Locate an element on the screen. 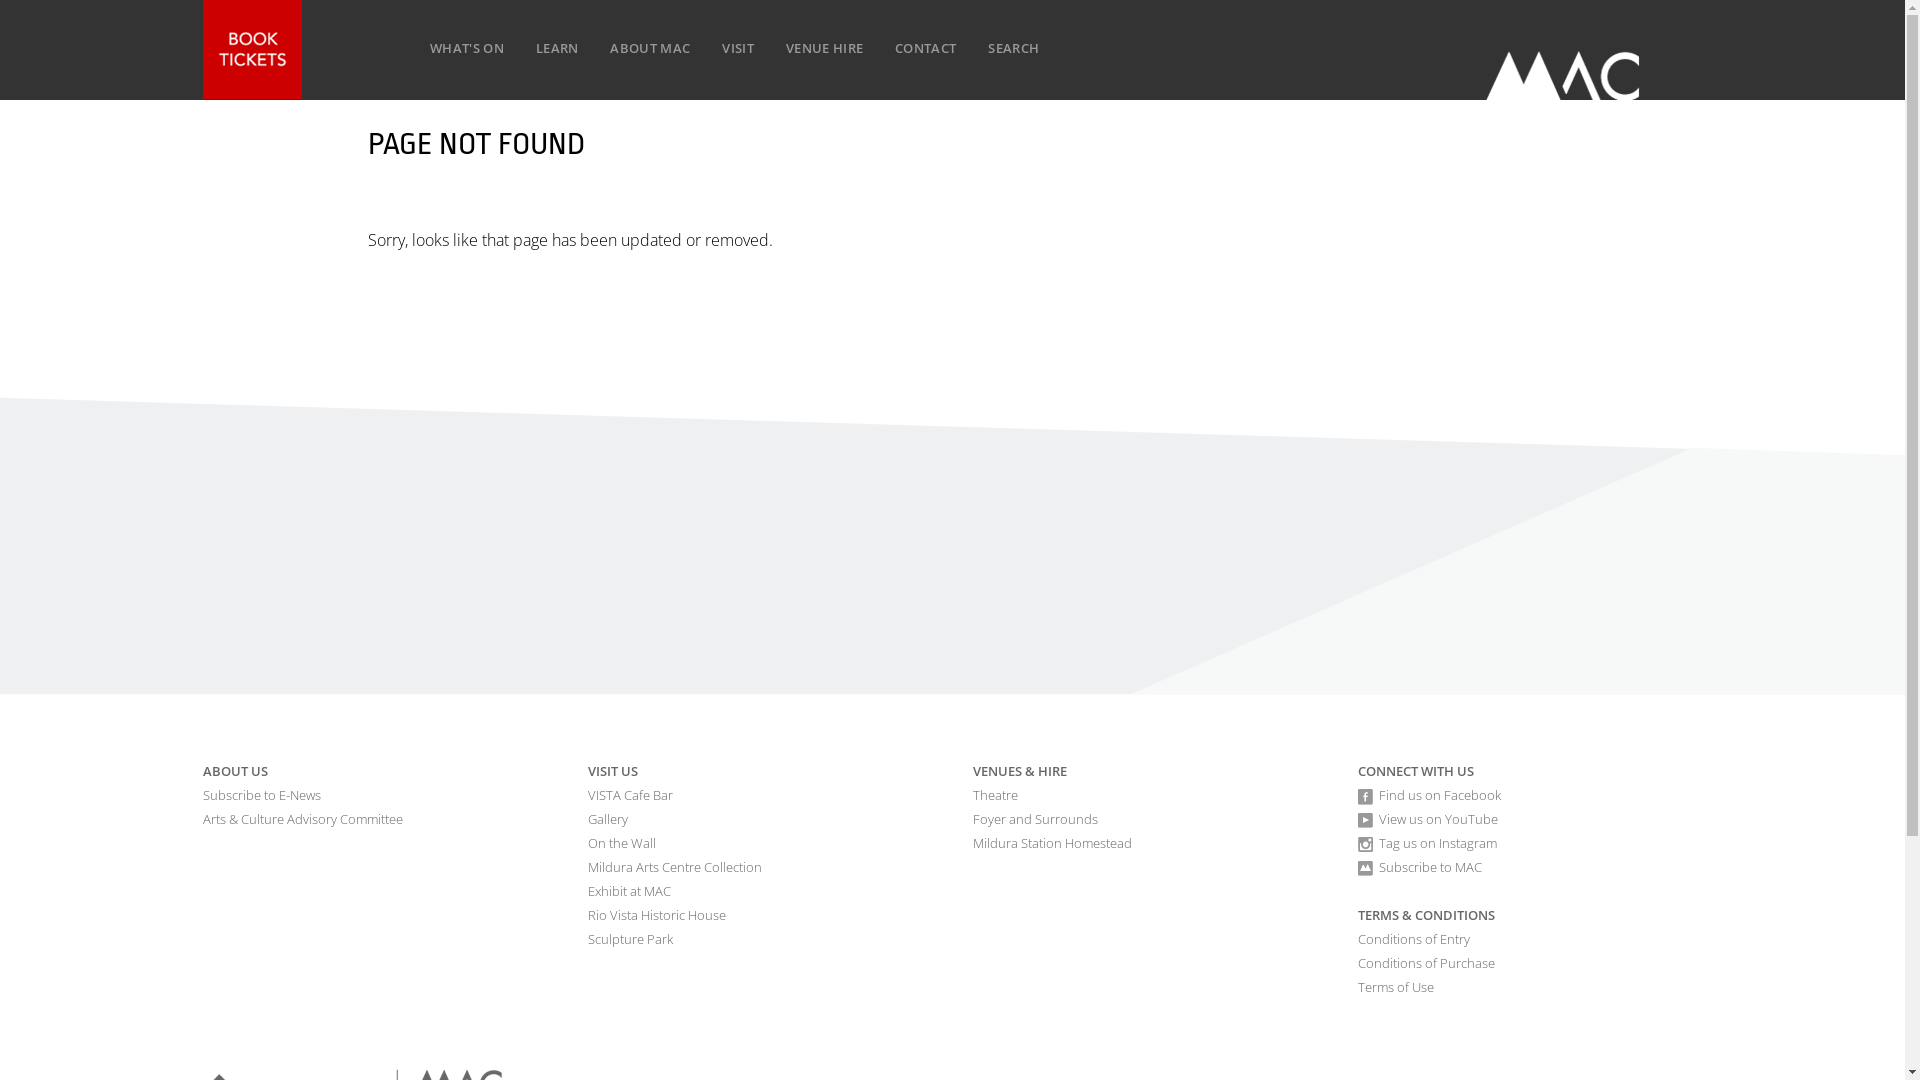  'Terms of Use' is located at coordinates (1358, 986).